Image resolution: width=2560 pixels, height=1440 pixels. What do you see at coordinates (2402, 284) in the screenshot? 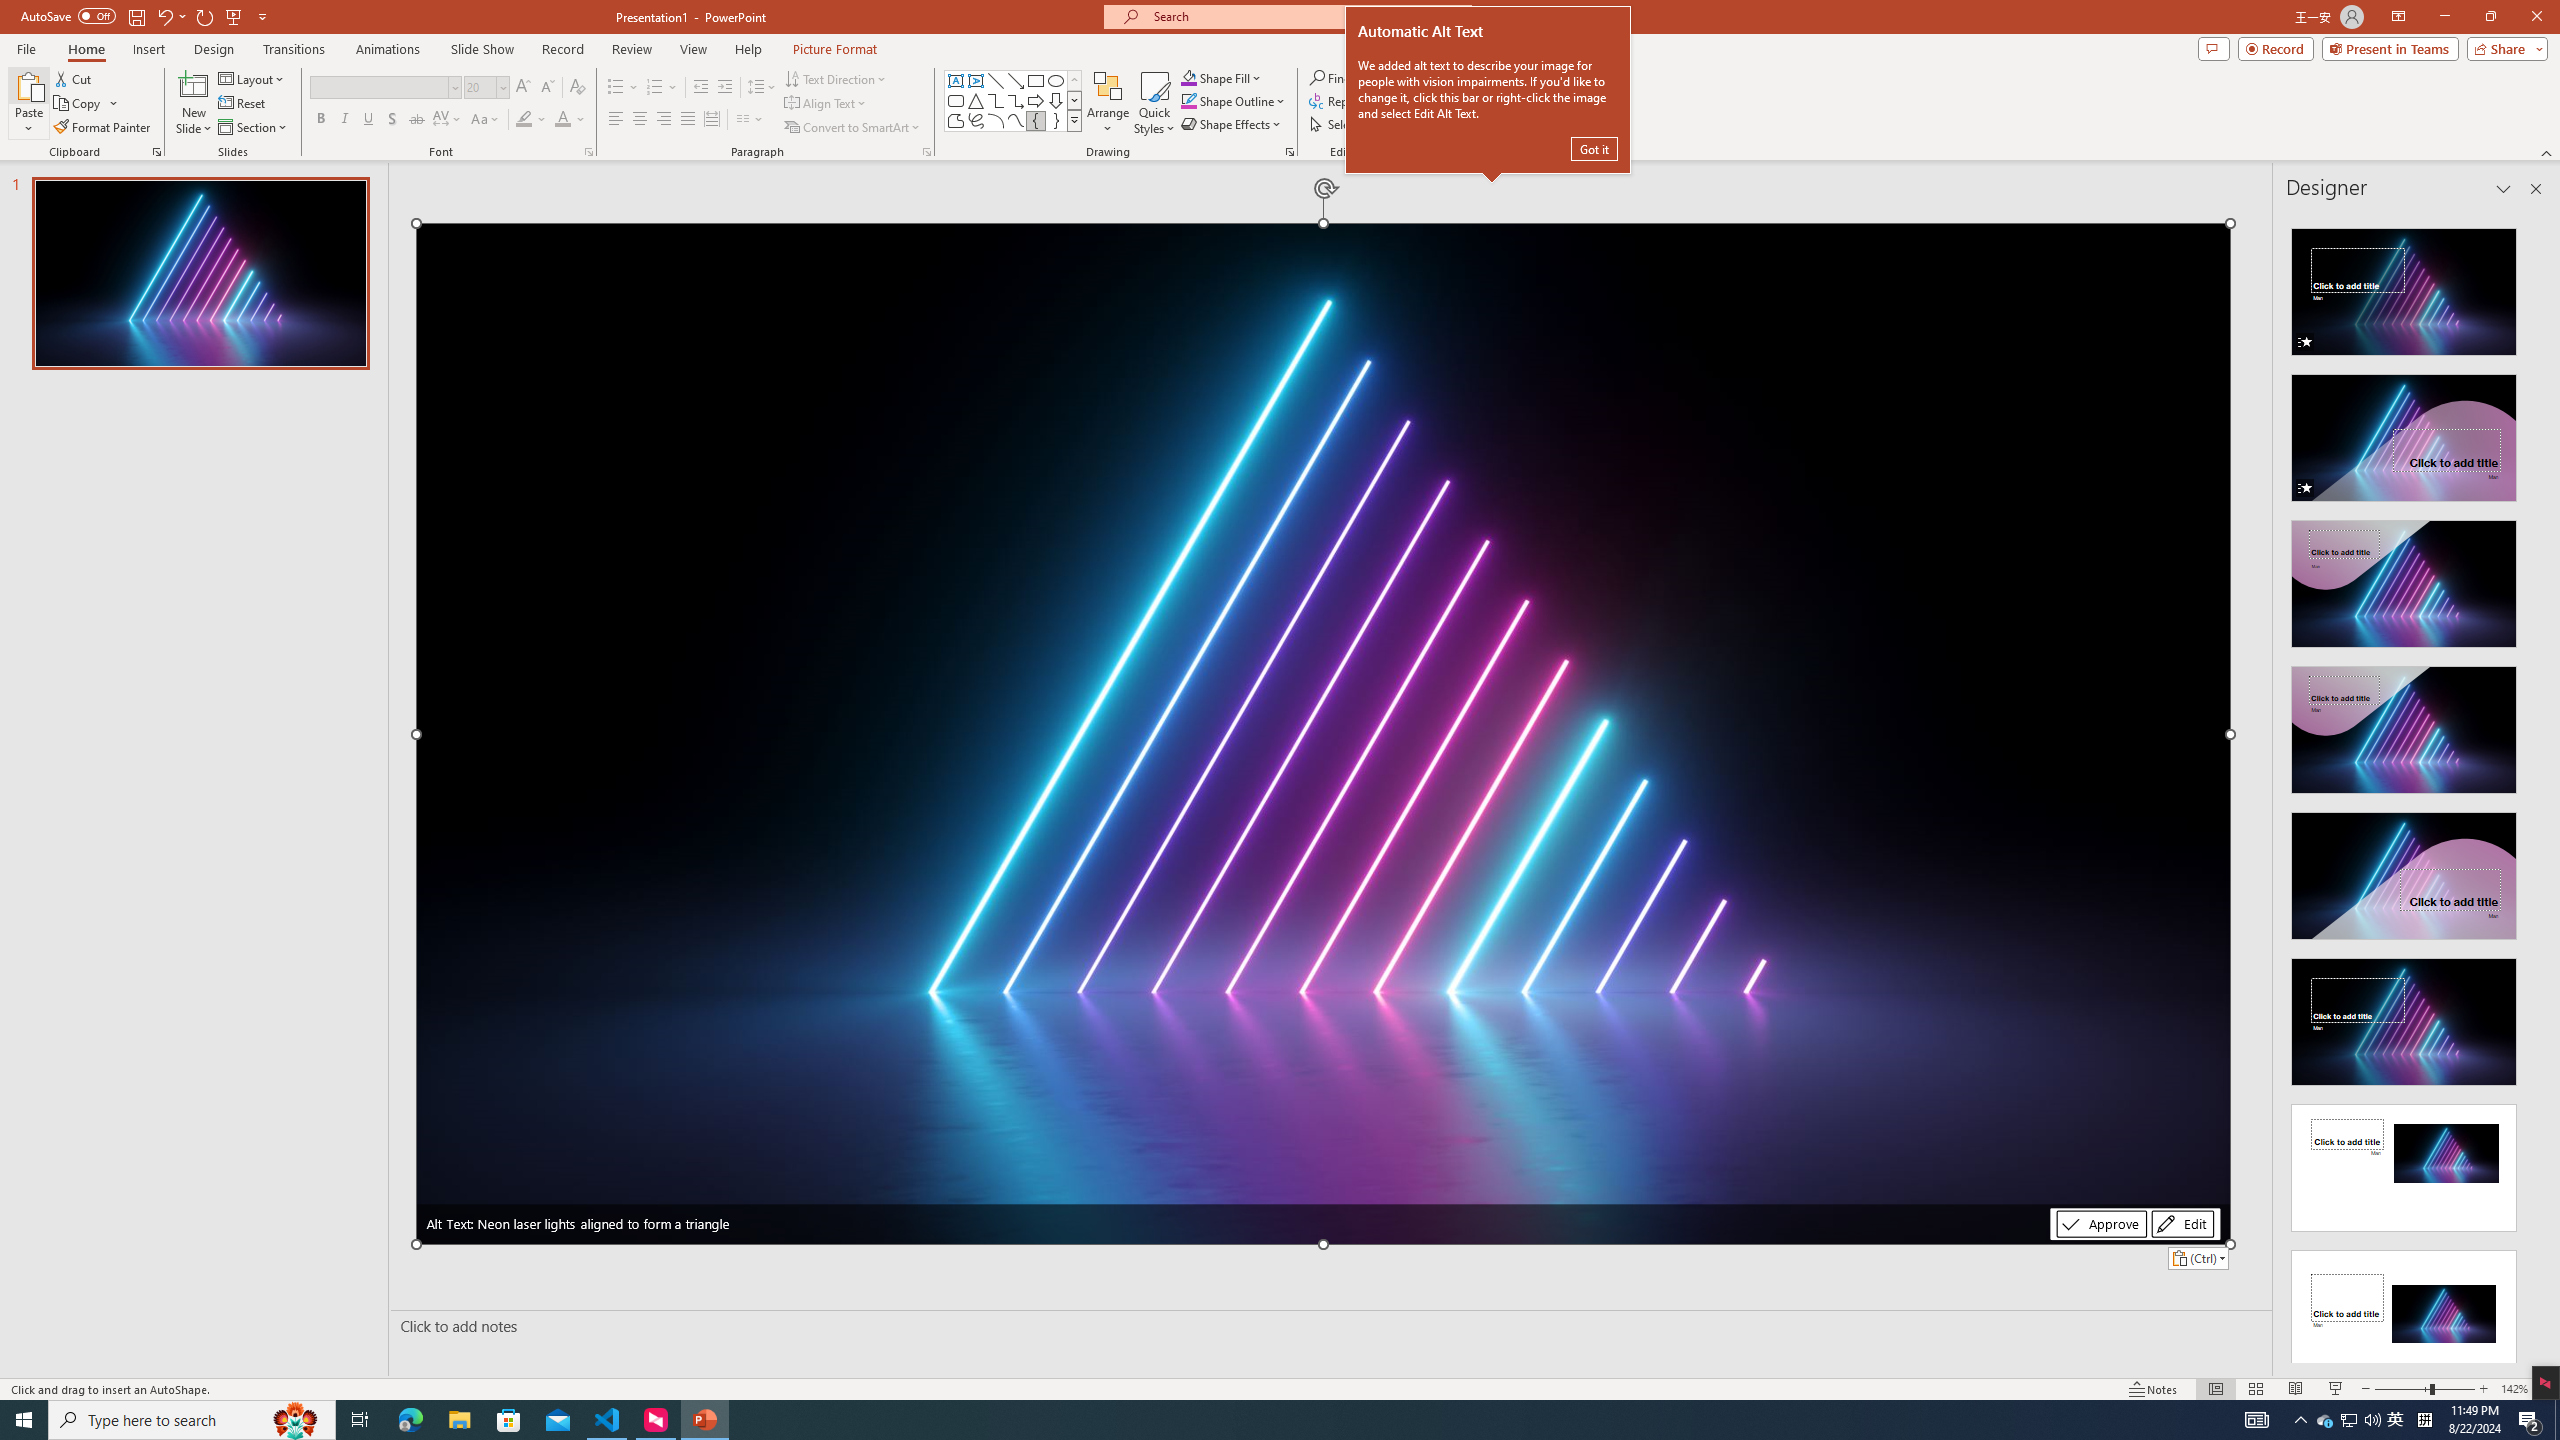
I see `'Recommended Design: Animation'` at bounding box center [2402, 284].